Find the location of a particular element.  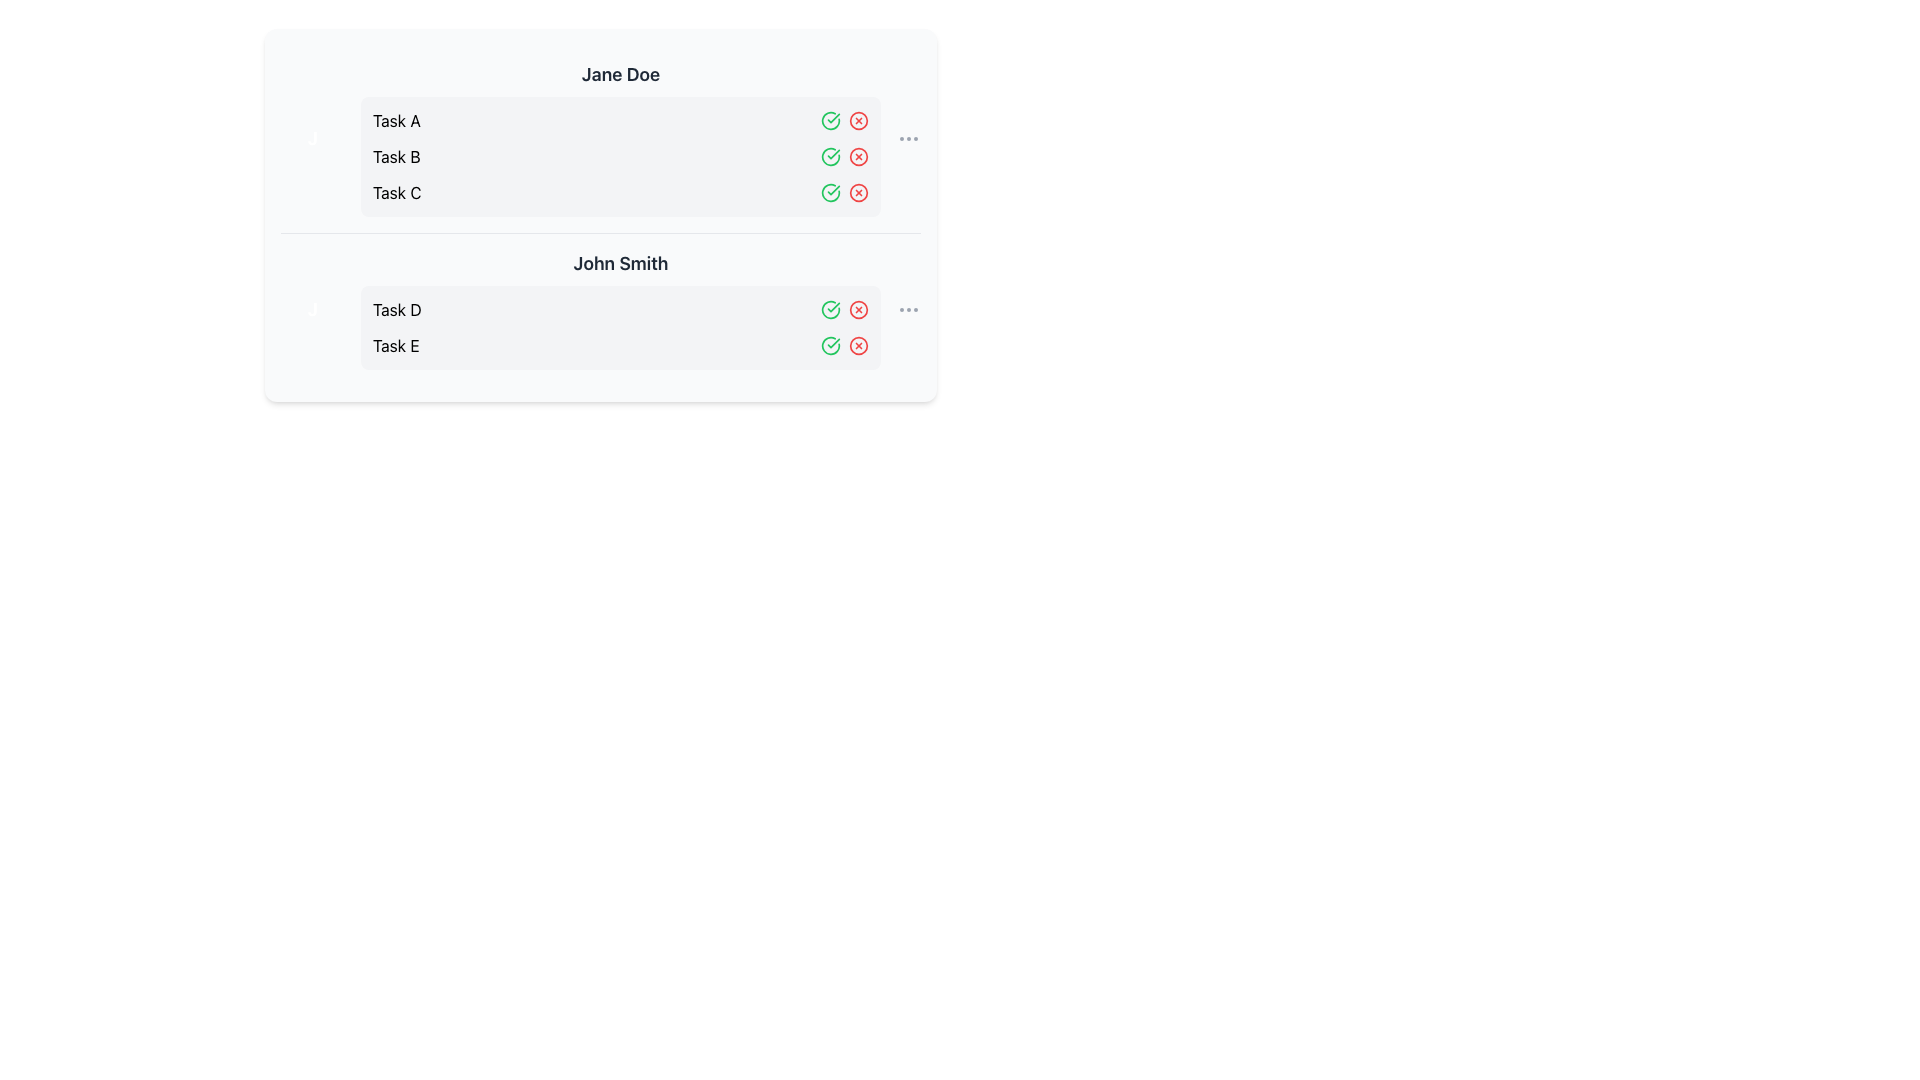

the confirmation button located in the rightmost section of the task action row is located at coordinates (830, 345).